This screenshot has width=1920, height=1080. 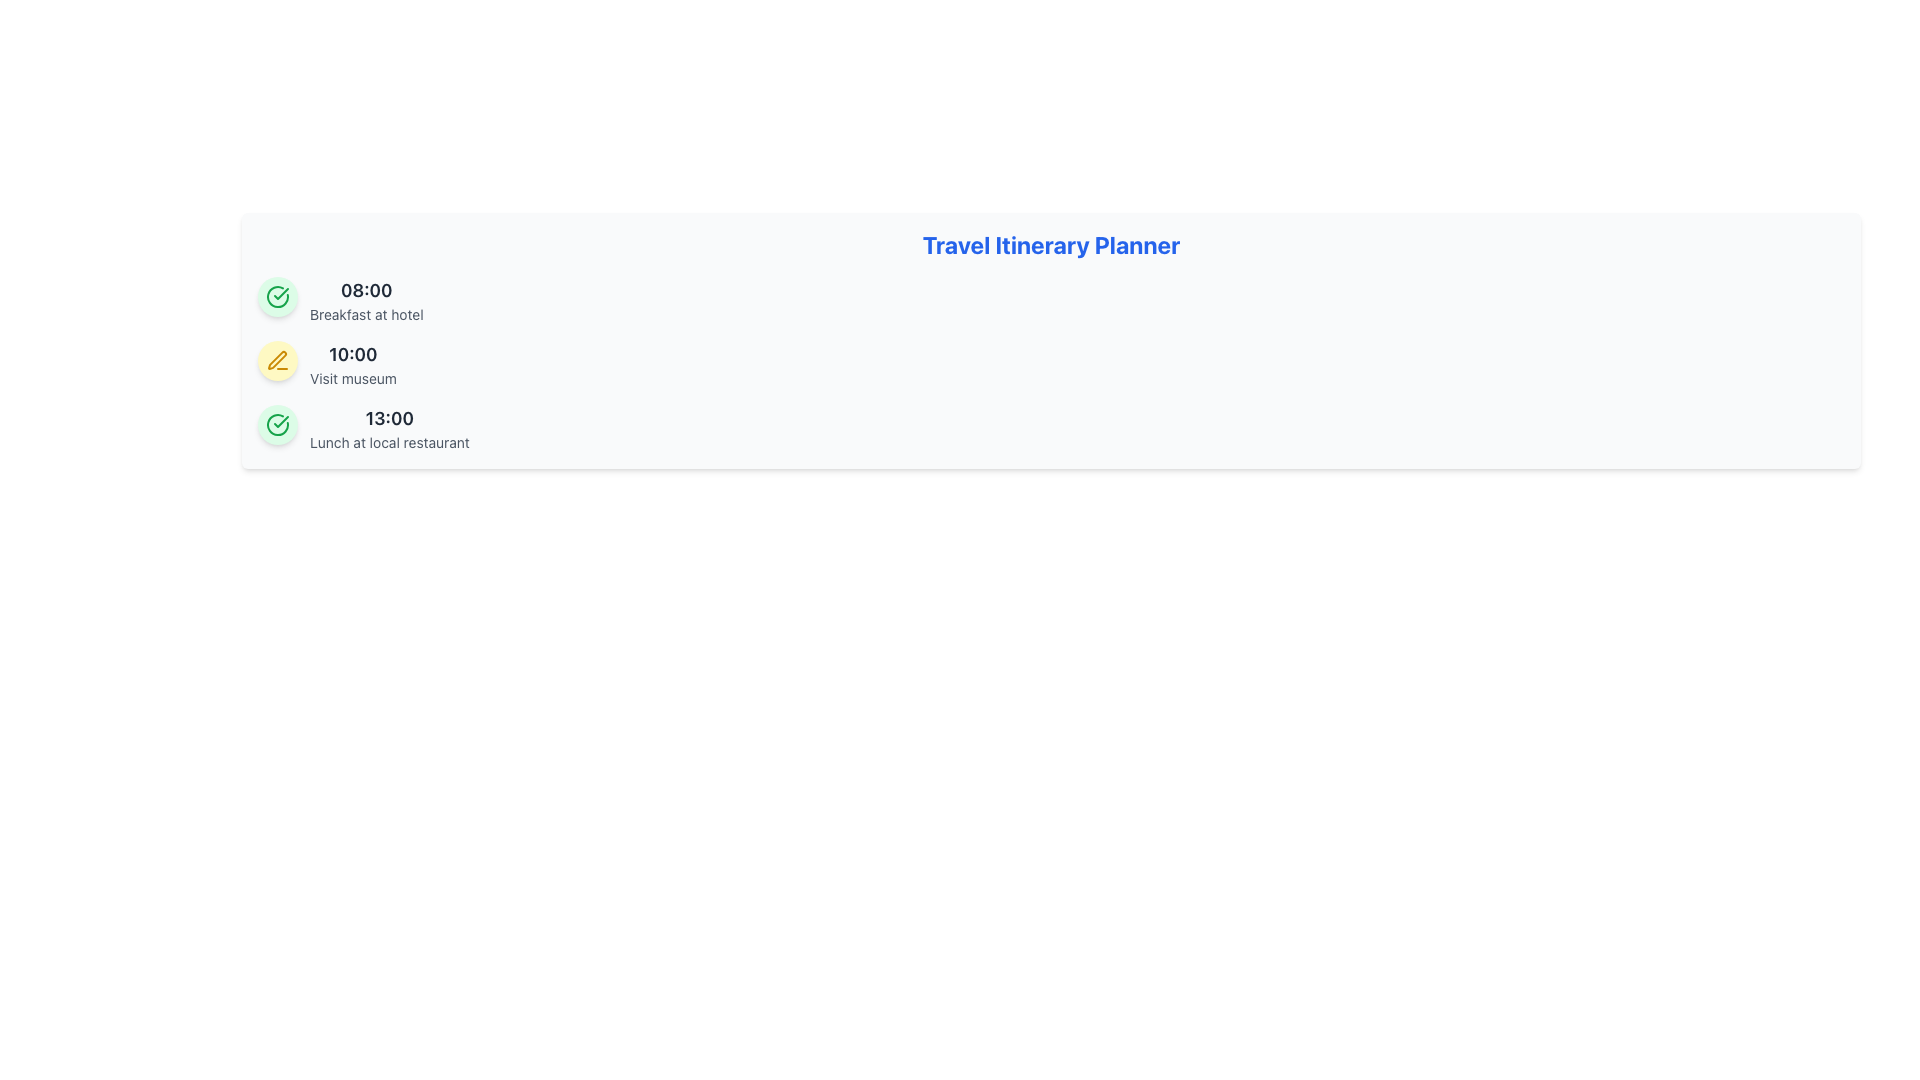 What do you see at coordinates (277, 423) in the screenshot?
I see `the first circular green icon with a check mark, which indicates confirmation or completion, located next to the '08:00 Breakfast at hotel' entry in the leftmost column` at bounding box center [277, 423].